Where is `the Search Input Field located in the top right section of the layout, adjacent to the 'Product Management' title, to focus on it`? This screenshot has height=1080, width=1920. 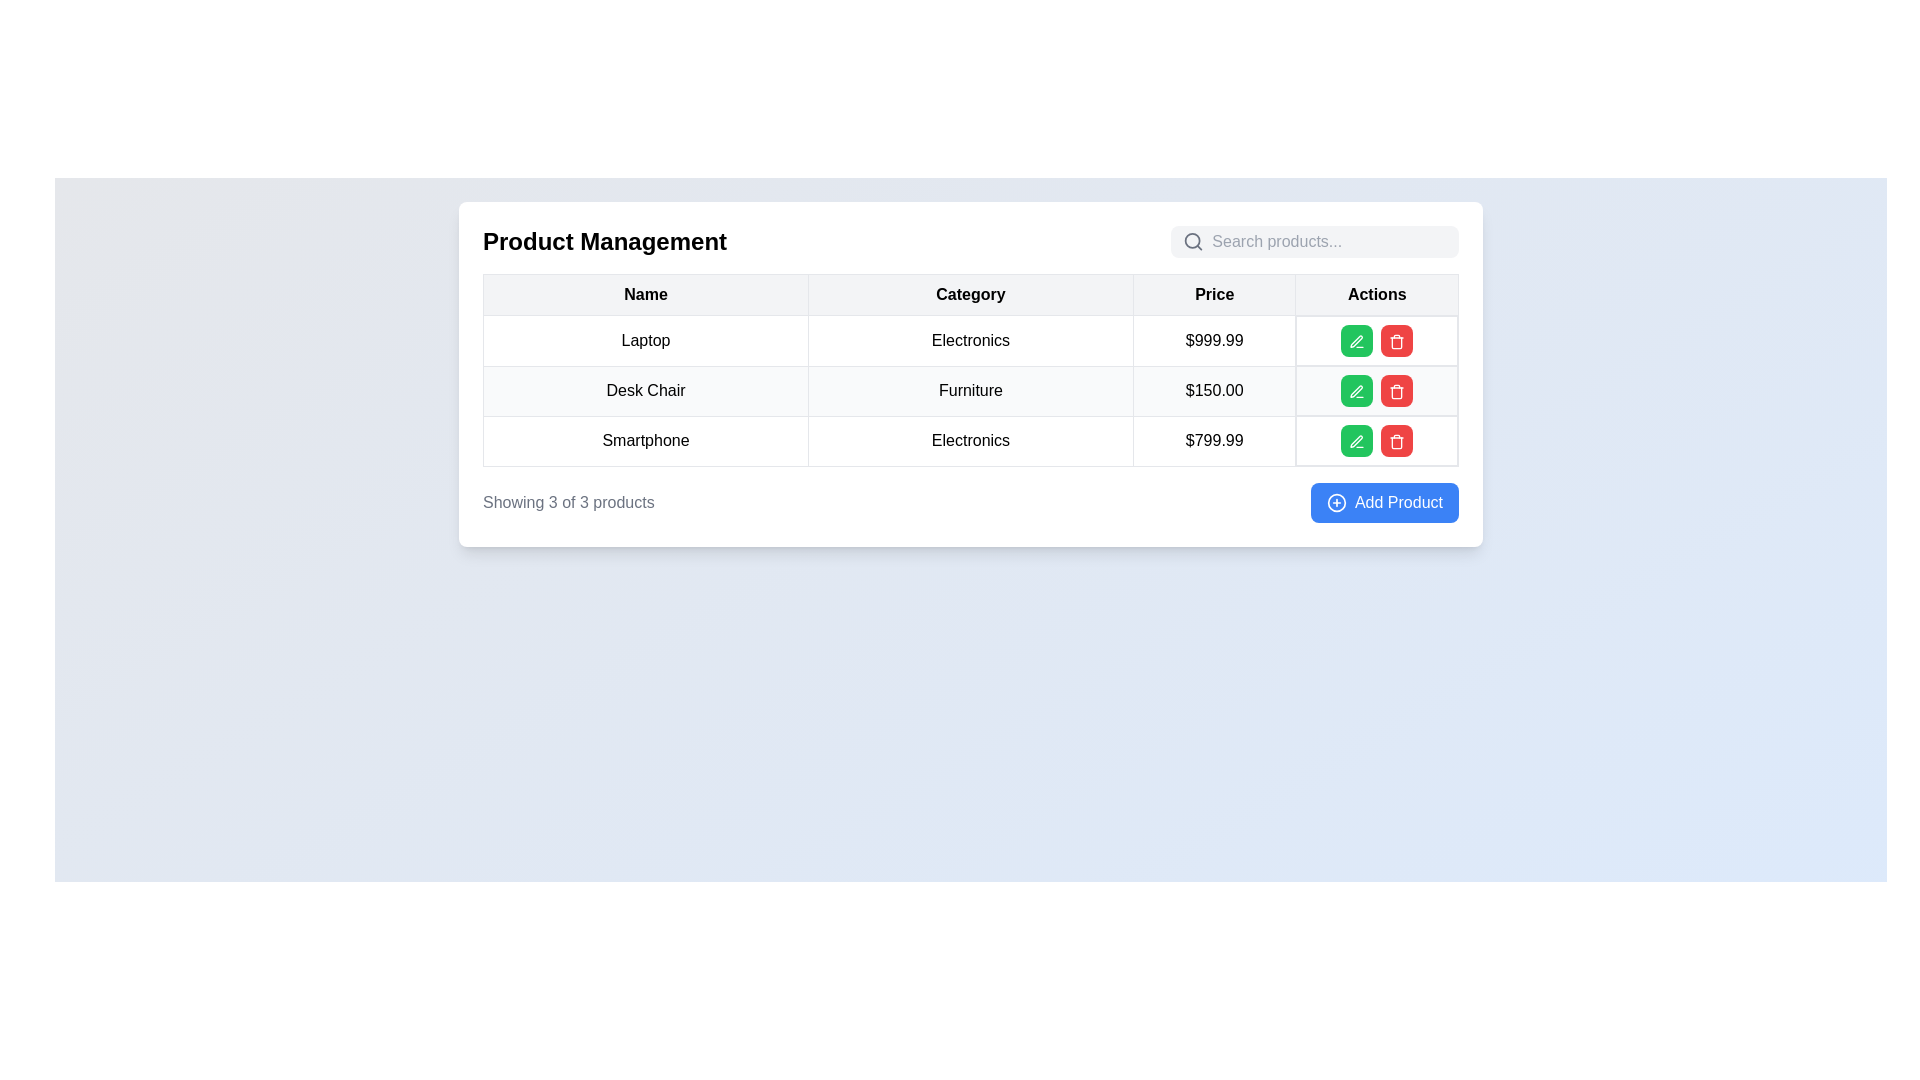
the Search Input Field located in the top right section of the layout, adjacent to the 'Product Management' title, to focus on it is located at coordinates (1315, 241).